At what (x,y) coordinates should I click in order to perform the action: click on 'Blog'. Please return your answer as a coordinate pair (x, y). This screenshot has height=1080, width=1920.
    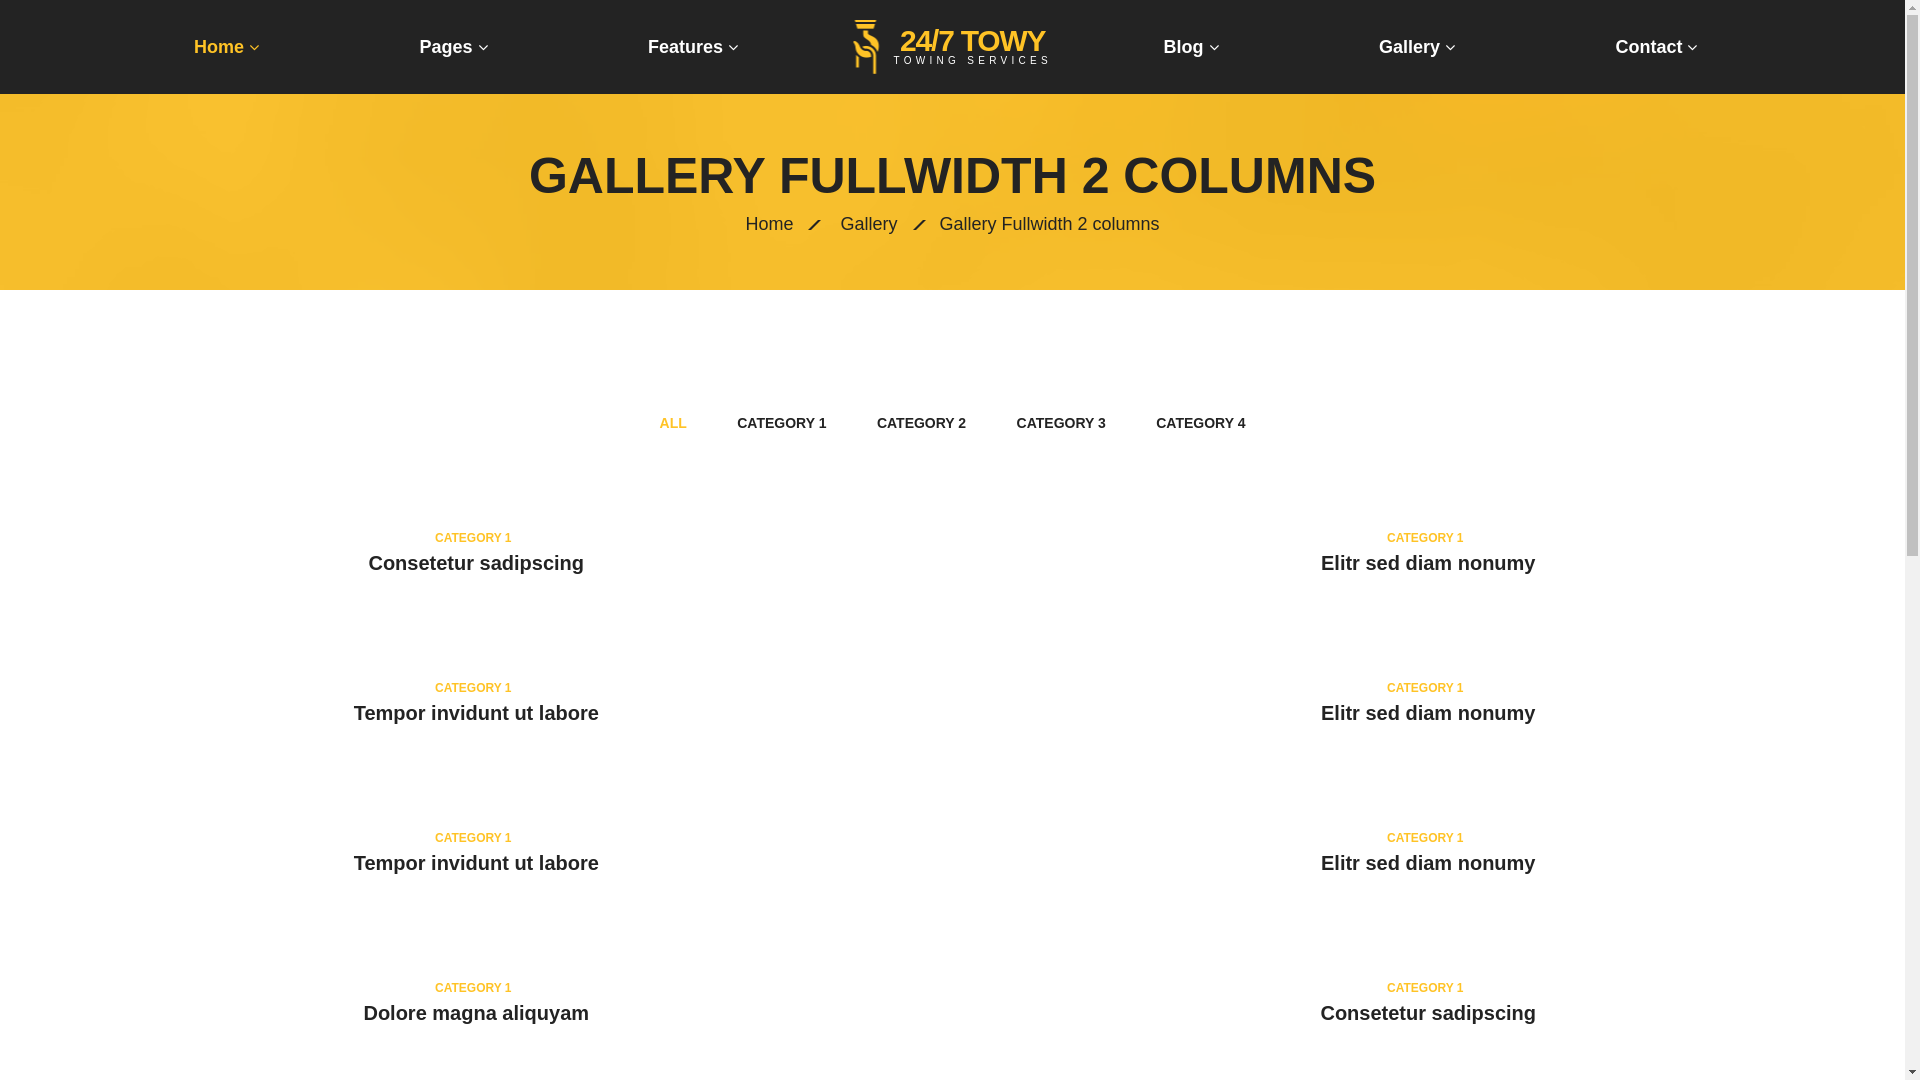
    Looking at the image, I should click on (1191, 45).